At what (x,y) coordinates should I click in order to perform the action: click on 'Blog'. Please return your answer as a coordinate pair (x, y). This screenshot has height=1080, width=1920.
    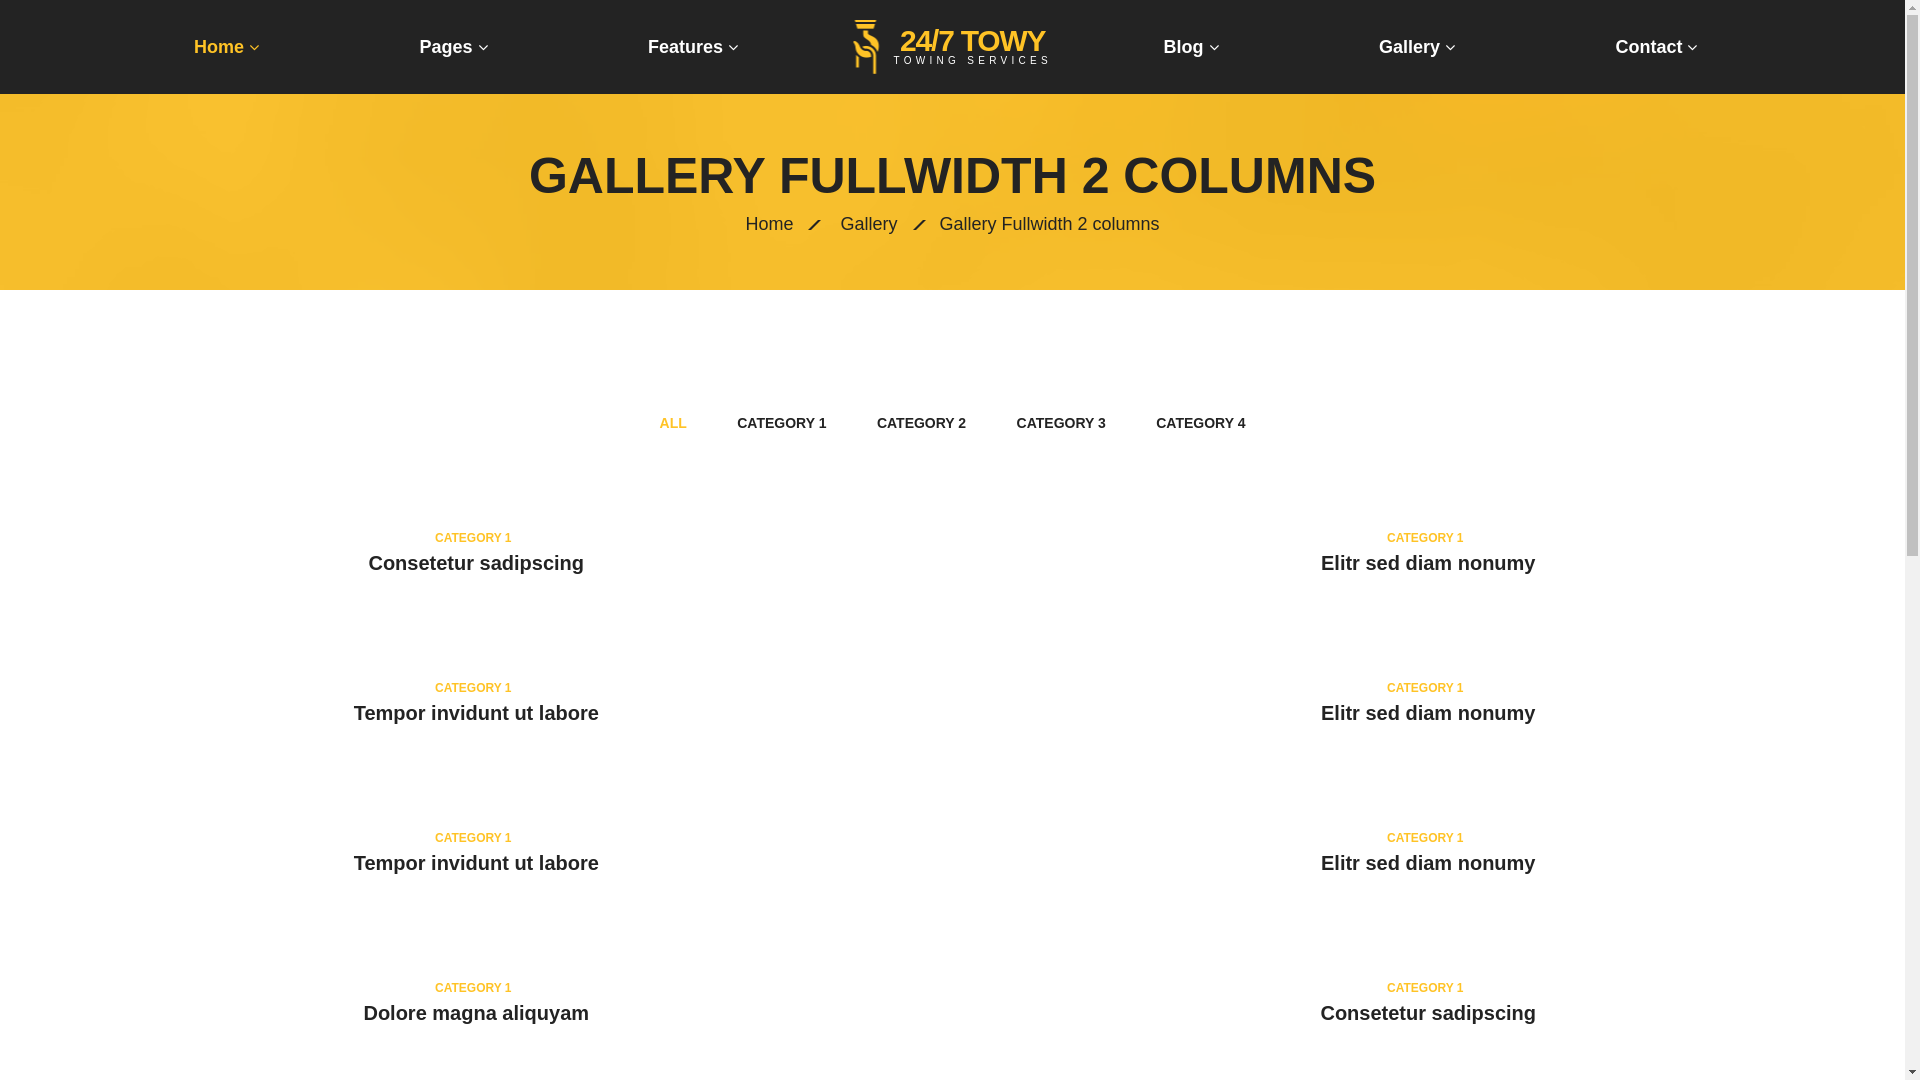
    Looking at the image, I should click on (1191, 45).